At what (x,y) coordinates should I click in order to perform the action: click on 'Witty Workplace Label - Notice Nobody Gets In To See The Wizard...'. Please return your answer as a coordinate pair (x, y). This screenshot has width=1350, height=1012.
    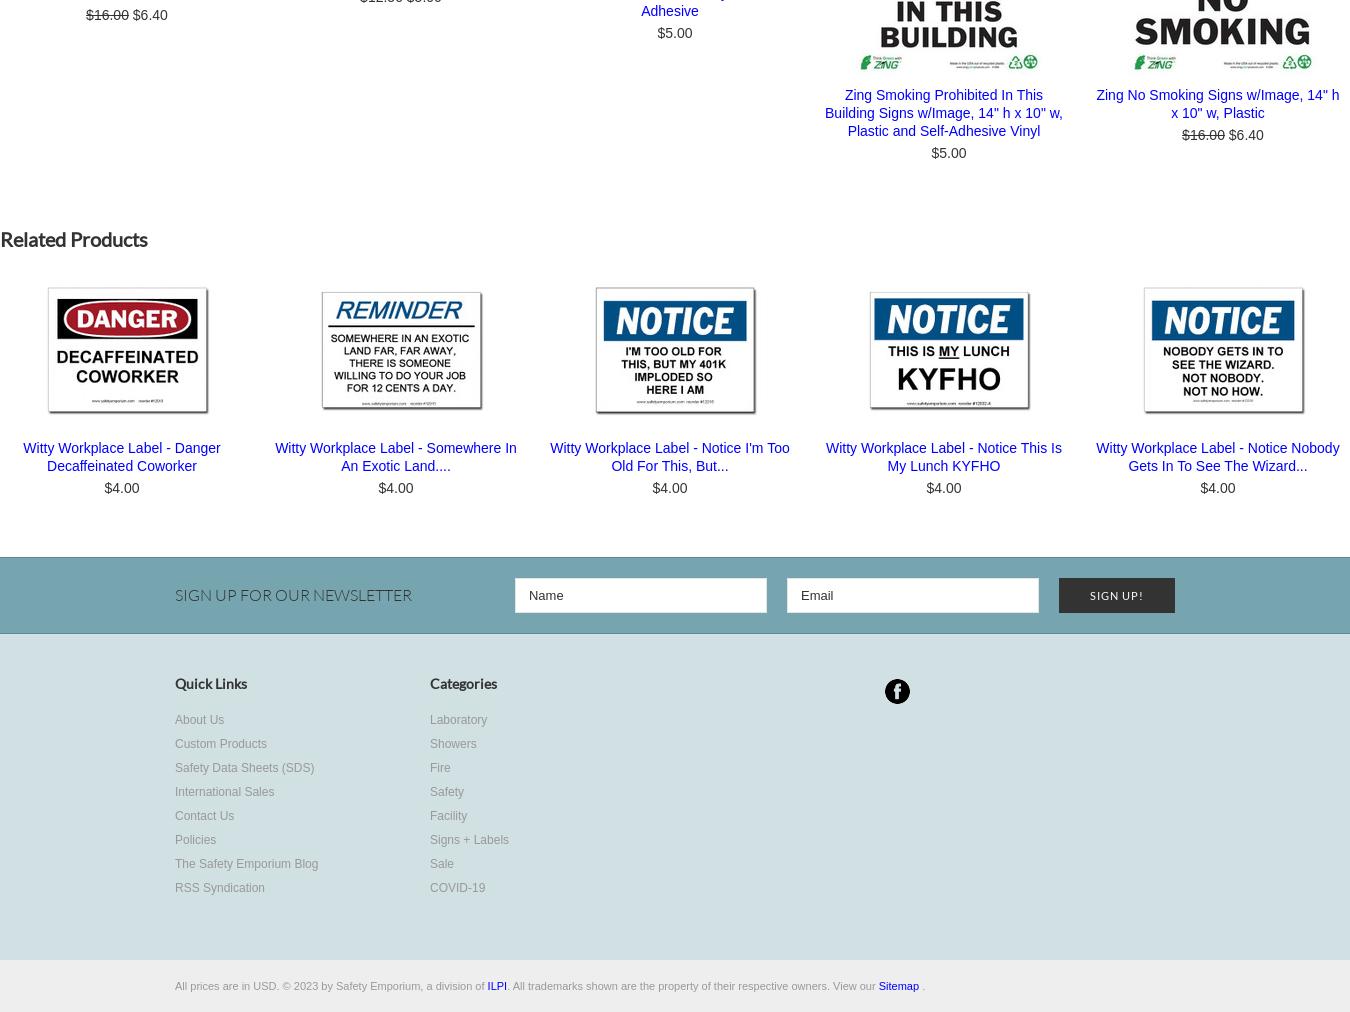
    Looking at the image, I should click on (1096, 457).